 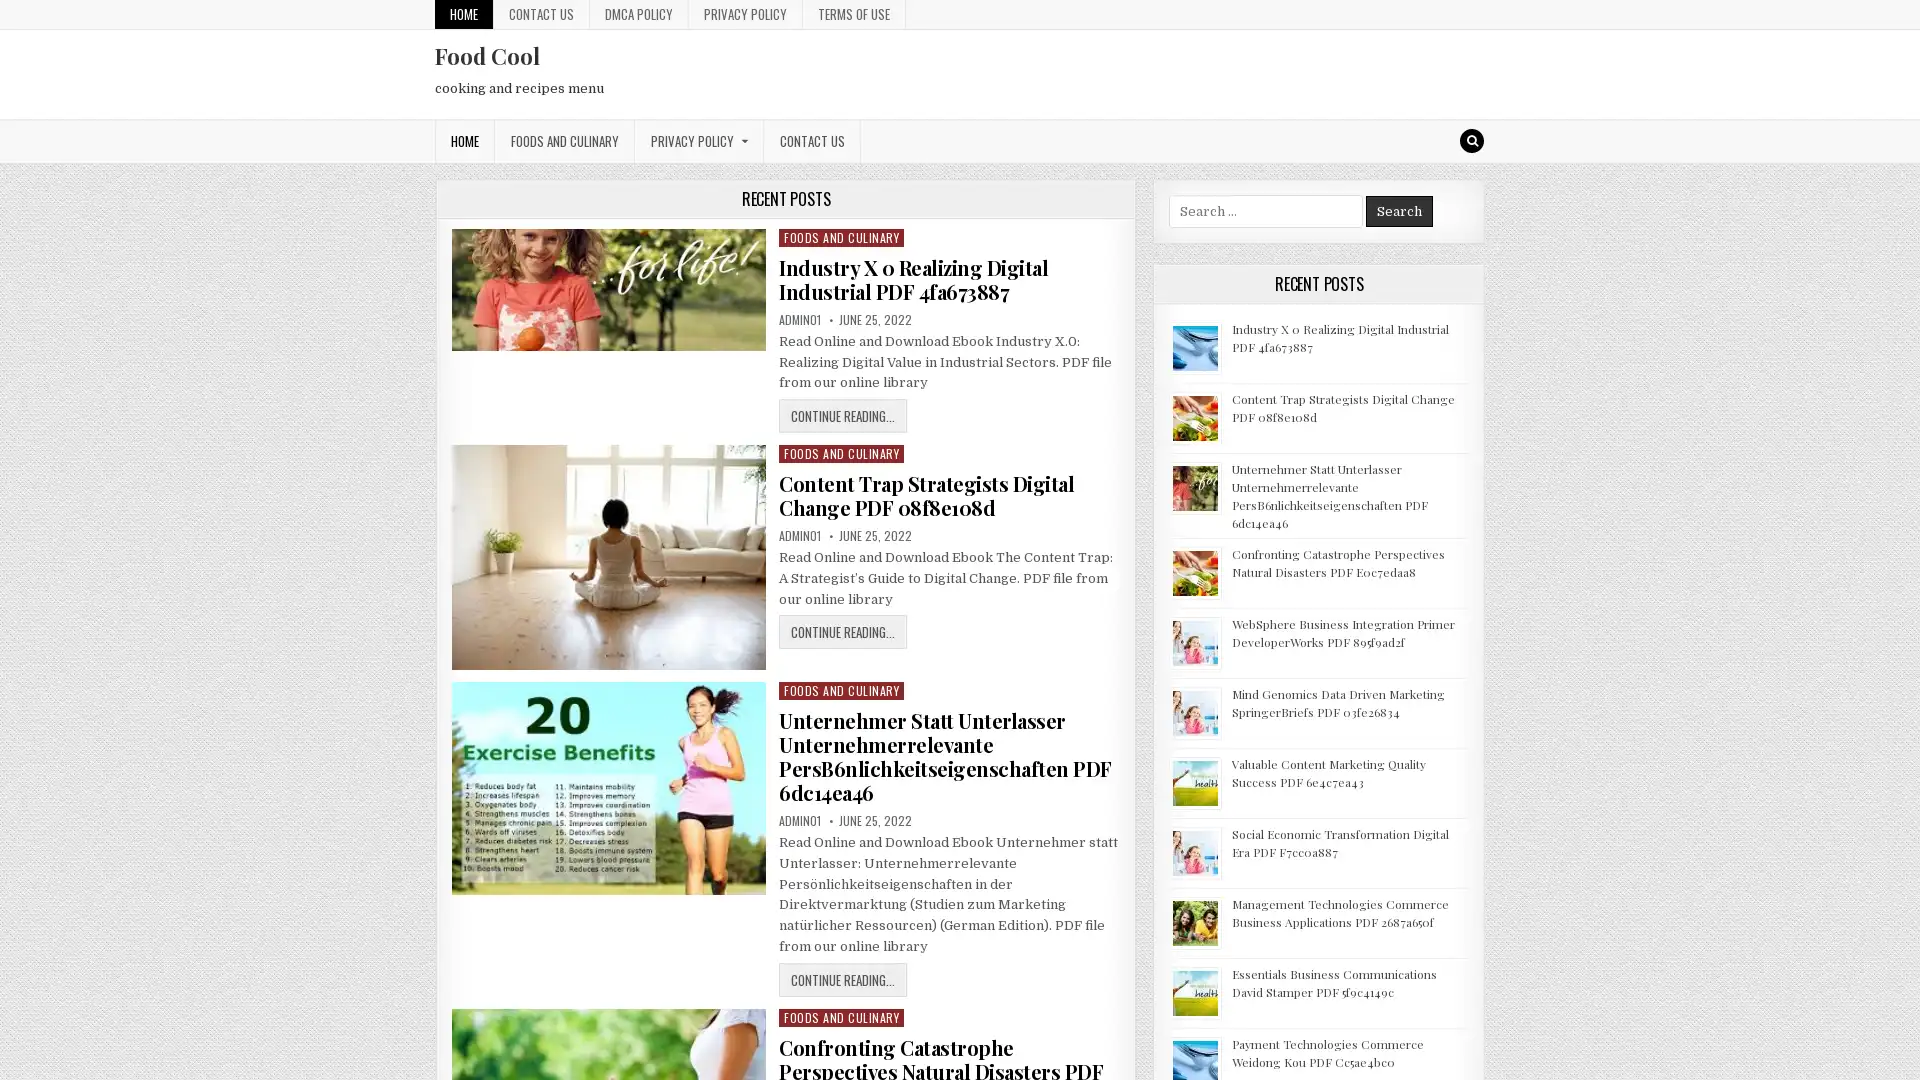 What do you see at coordinates (1398, 211) in the screenshot?
I see `Search` at bounding box center [1398, 211].